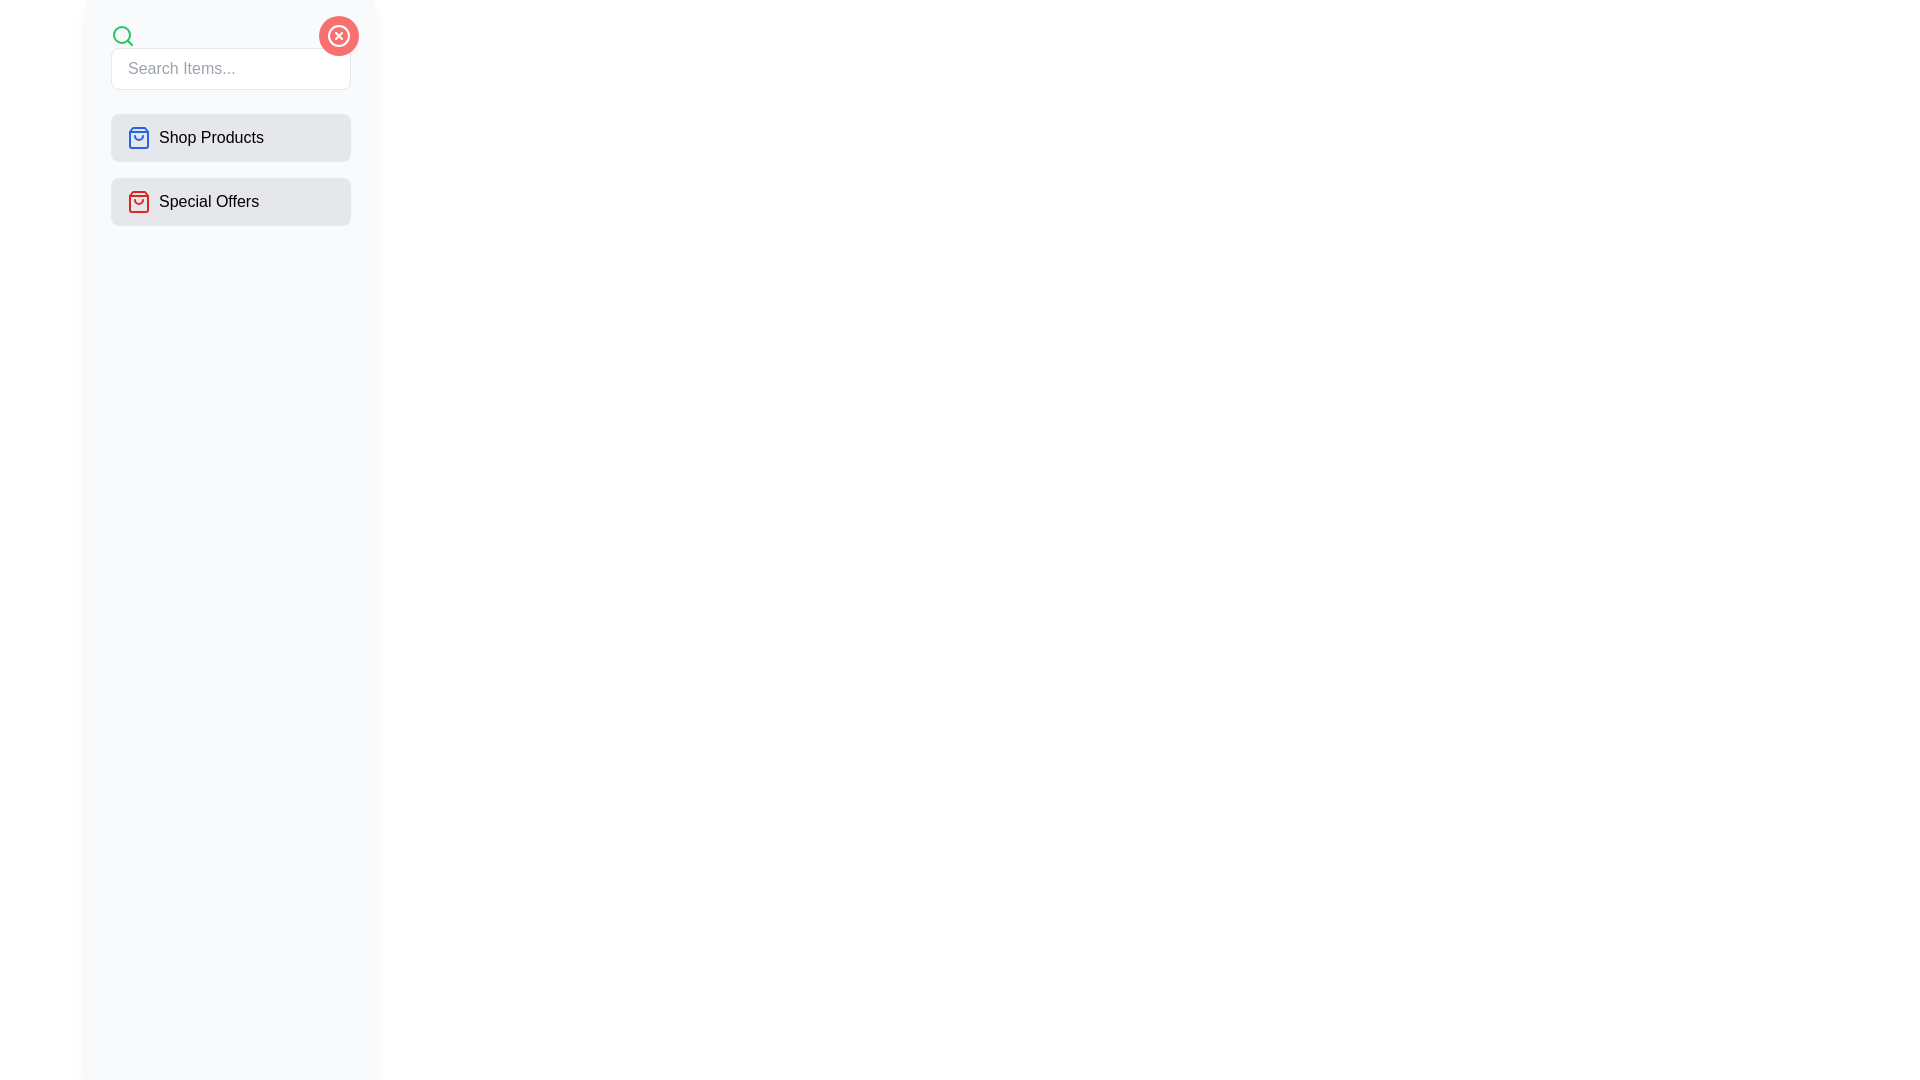 Image resolution: width=1920 pixels, height=1080 pixels. Describe the element at coordinates (151, 635) in the screenshot. I see `the toggle button to toggle the drawer state` at that location.